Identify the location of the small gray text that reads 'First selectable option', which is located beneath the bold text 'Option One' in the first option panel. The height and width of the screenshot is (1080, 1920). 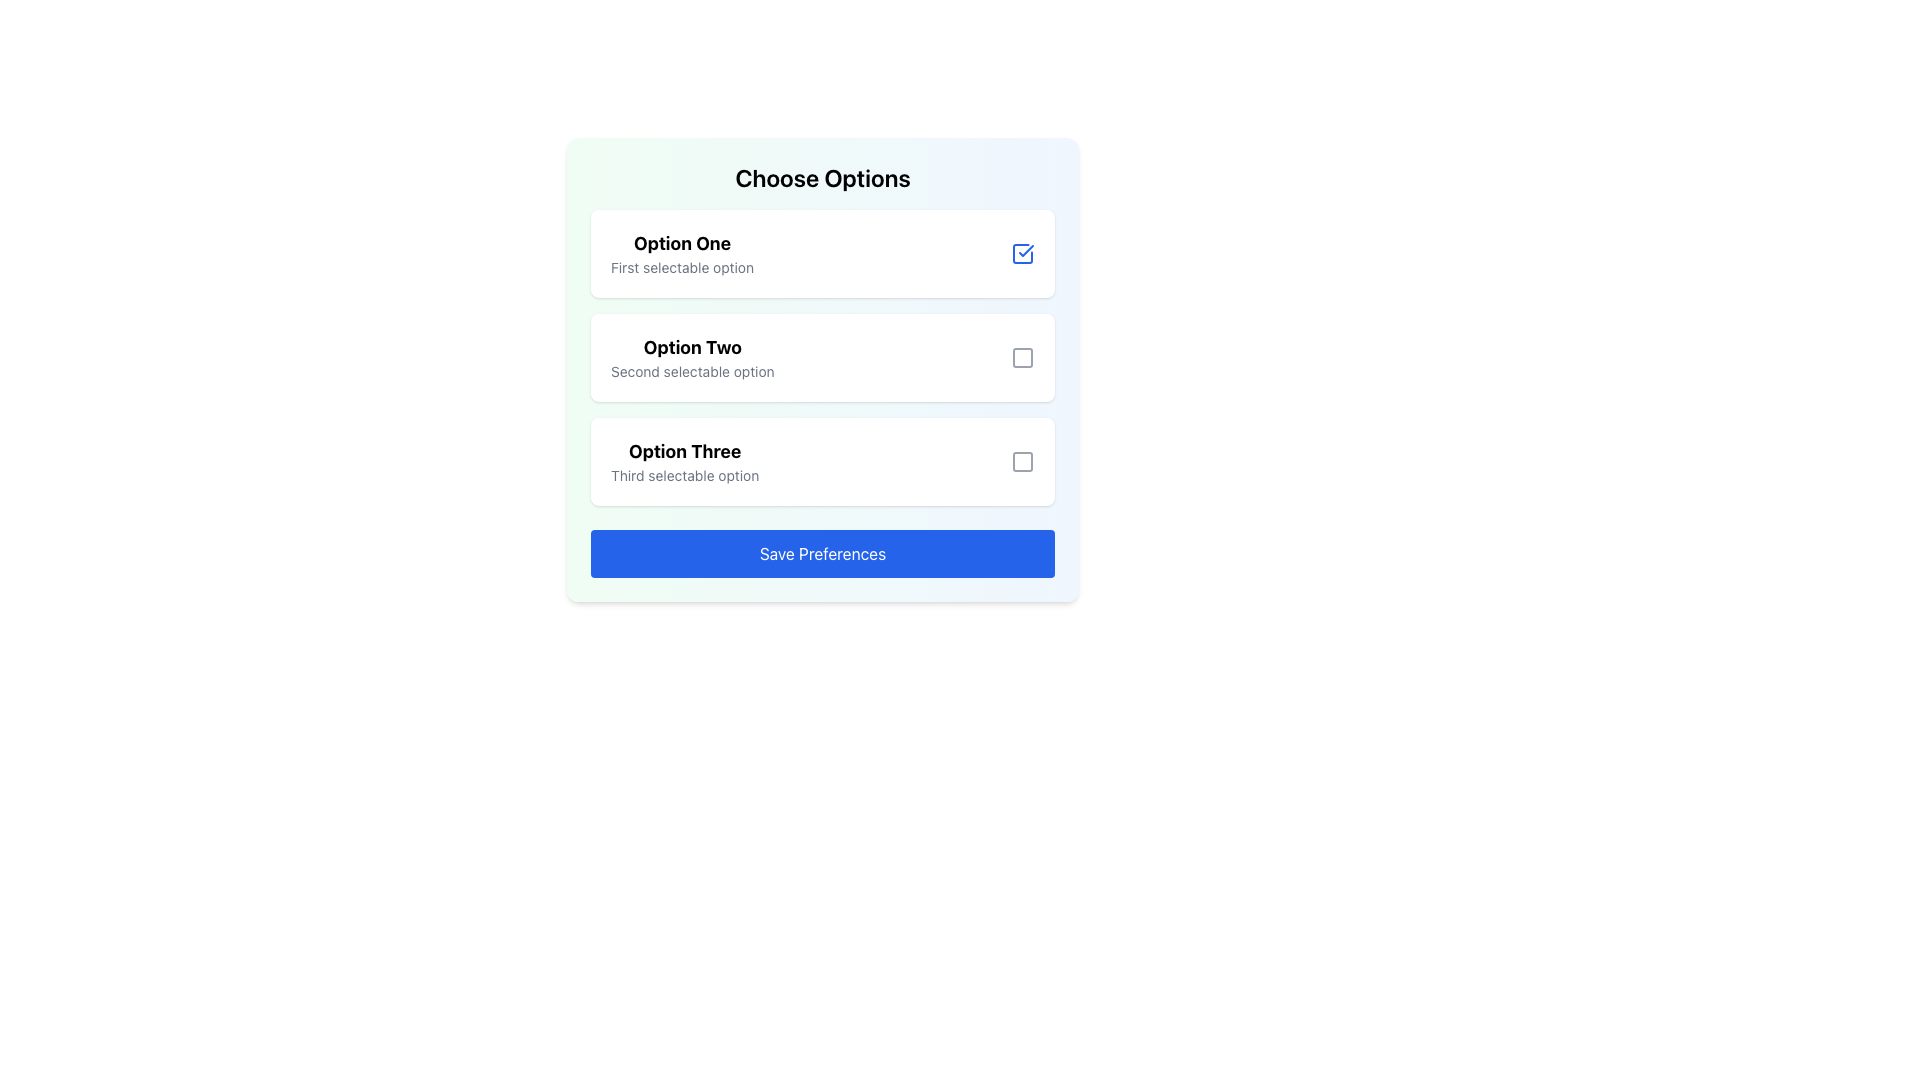
(682, 266).